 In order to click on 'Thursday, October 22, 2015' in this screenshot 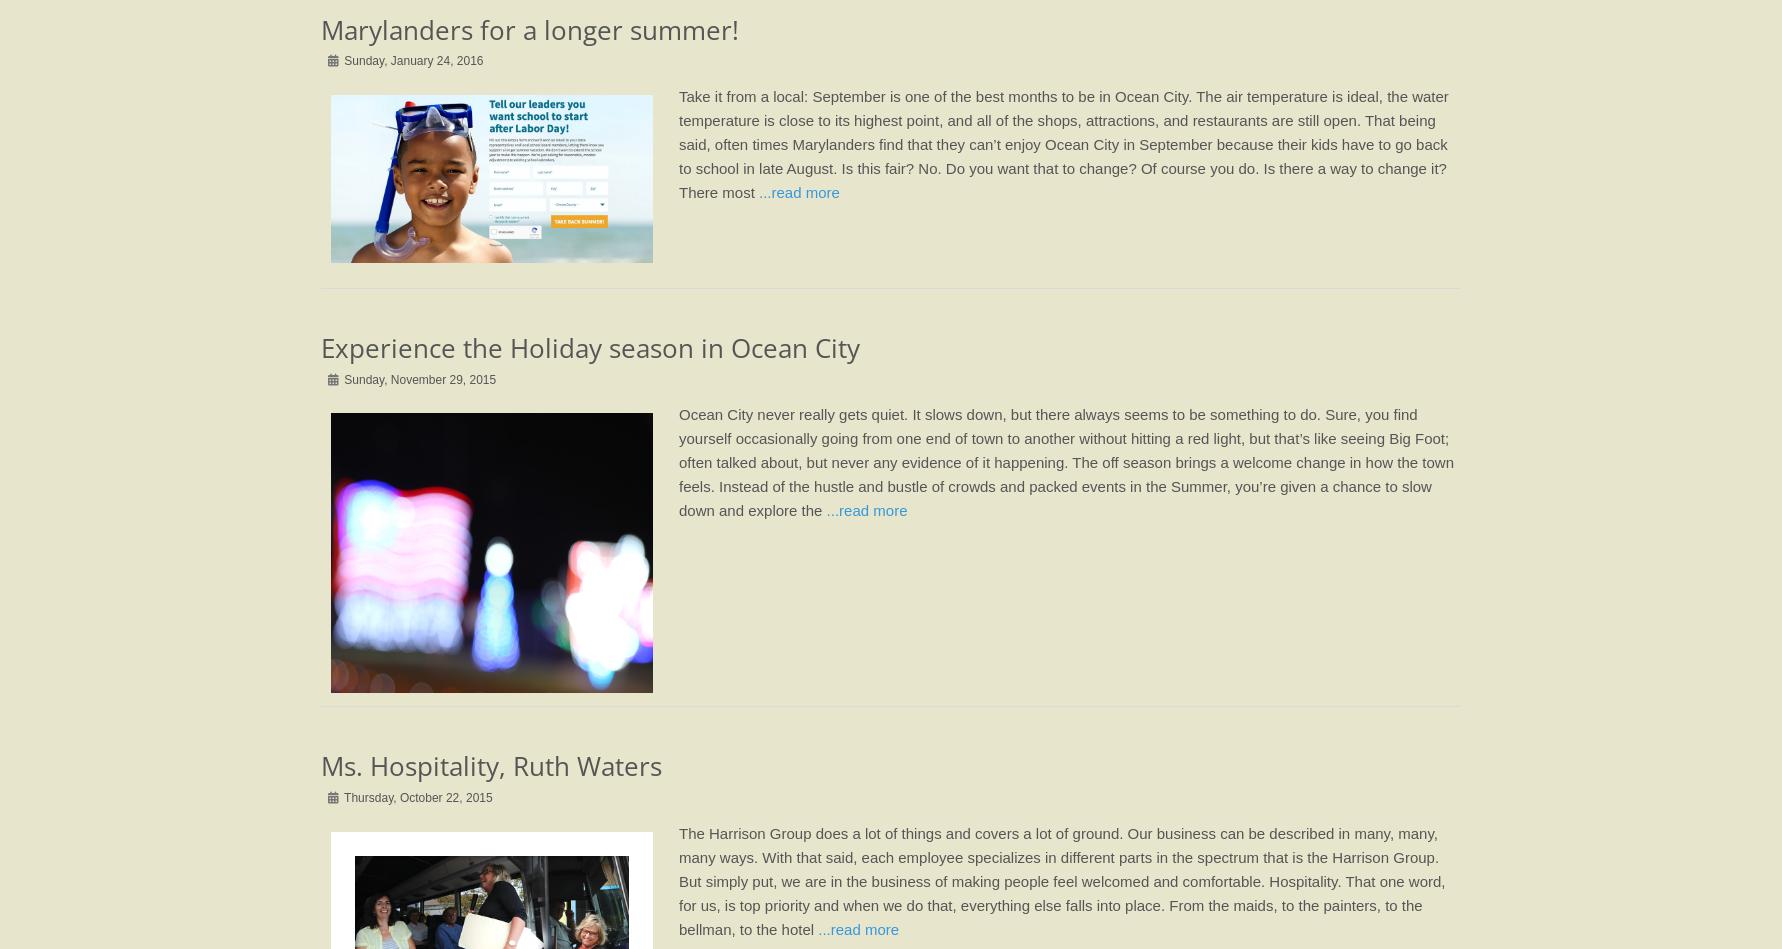, I will do `click(416, 795)`.